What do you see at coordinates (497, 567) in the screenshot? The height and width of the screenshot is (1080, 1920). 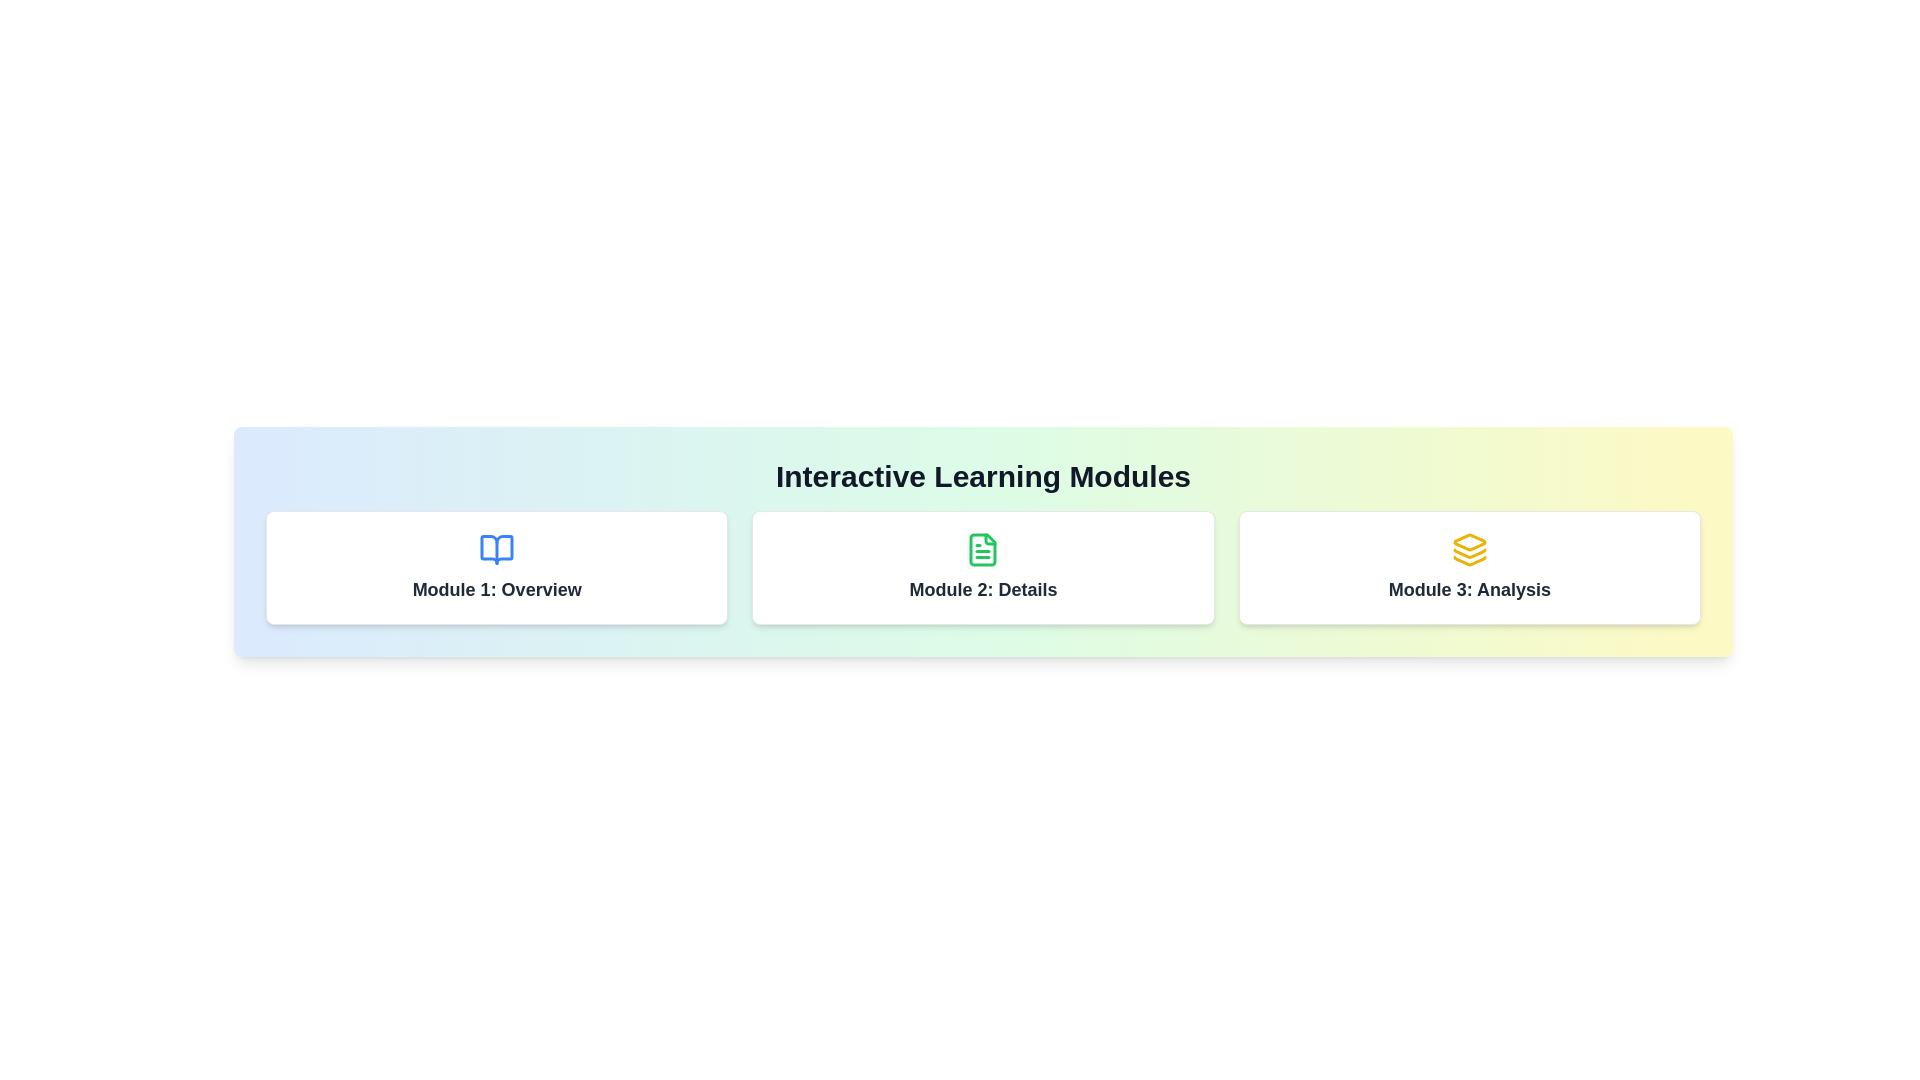 I see `the interactive card displaying 'Module 1: Overview', which features an open book icon and is the leftmost card in a grid of three modules` at bounding box center [497, 567].